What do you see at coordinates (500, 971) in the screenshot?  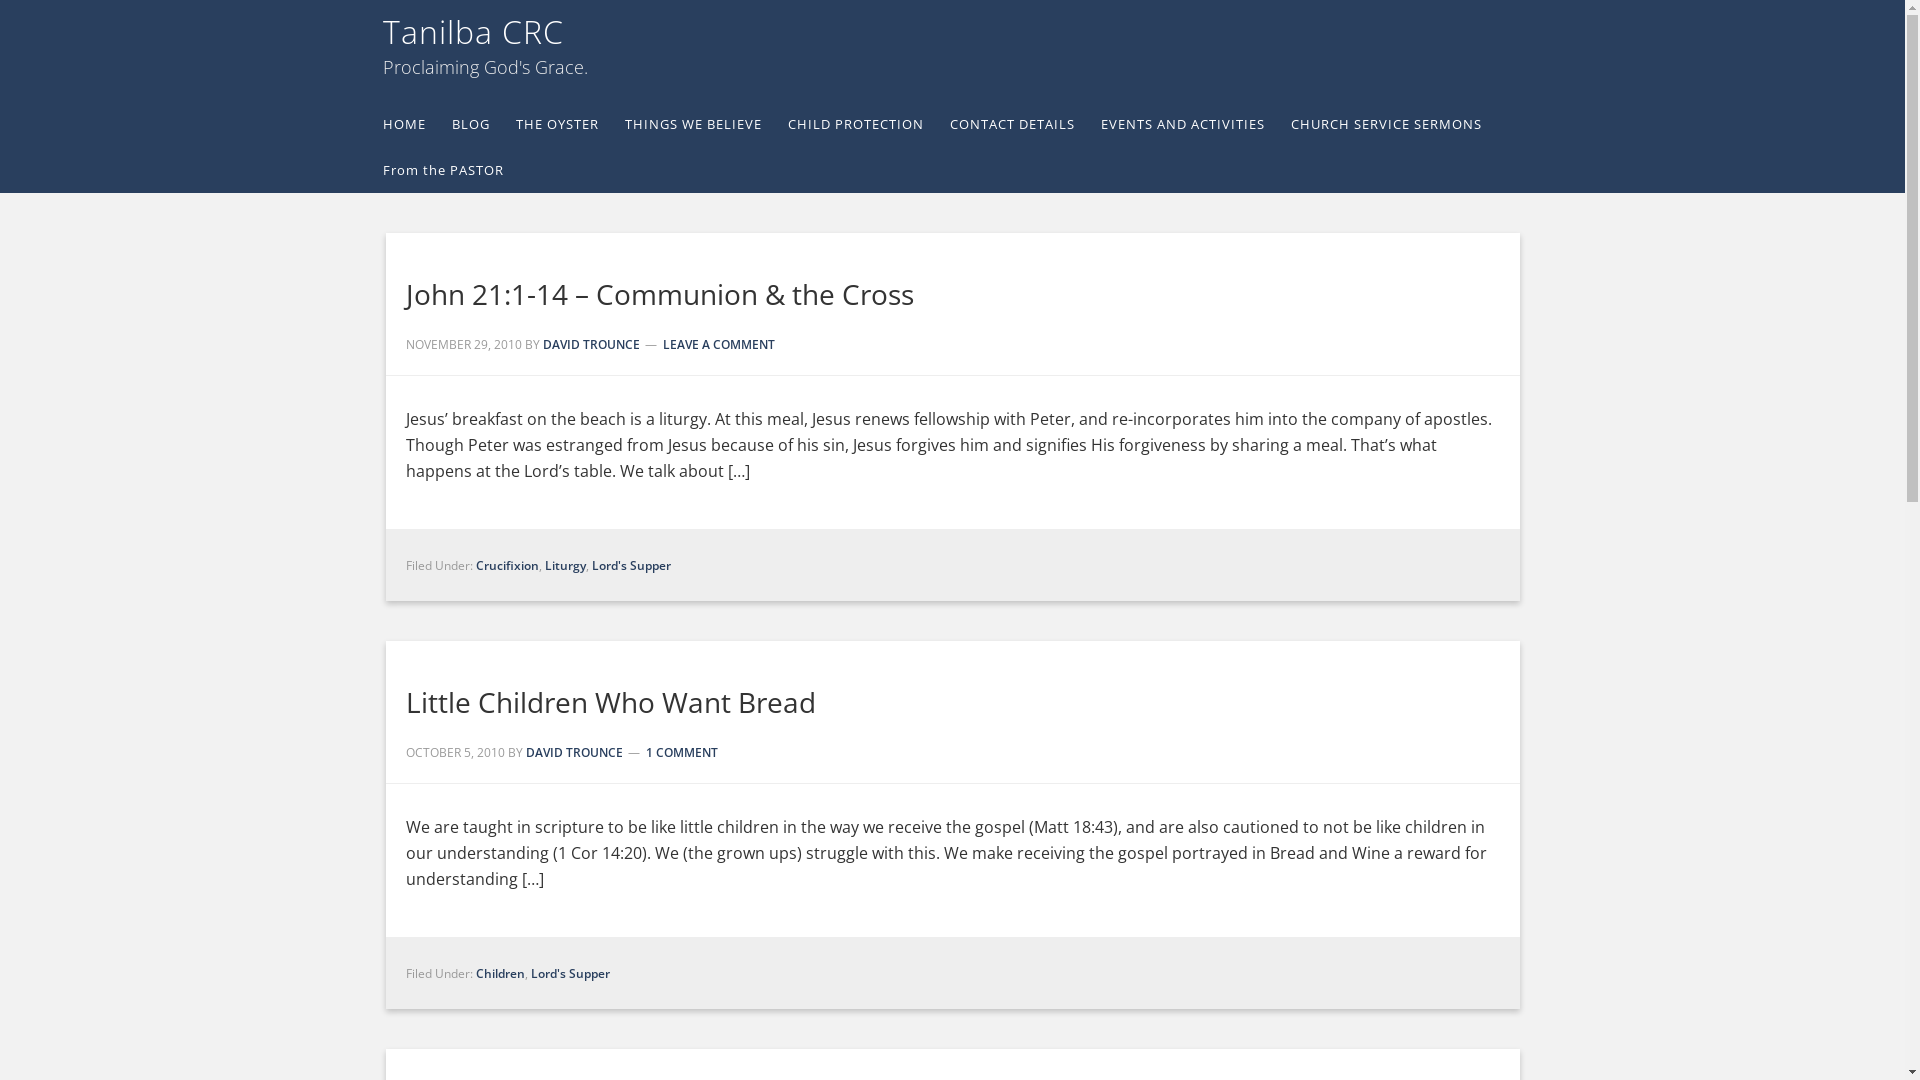 I see `'Children'` at bounding box center [500, 971].